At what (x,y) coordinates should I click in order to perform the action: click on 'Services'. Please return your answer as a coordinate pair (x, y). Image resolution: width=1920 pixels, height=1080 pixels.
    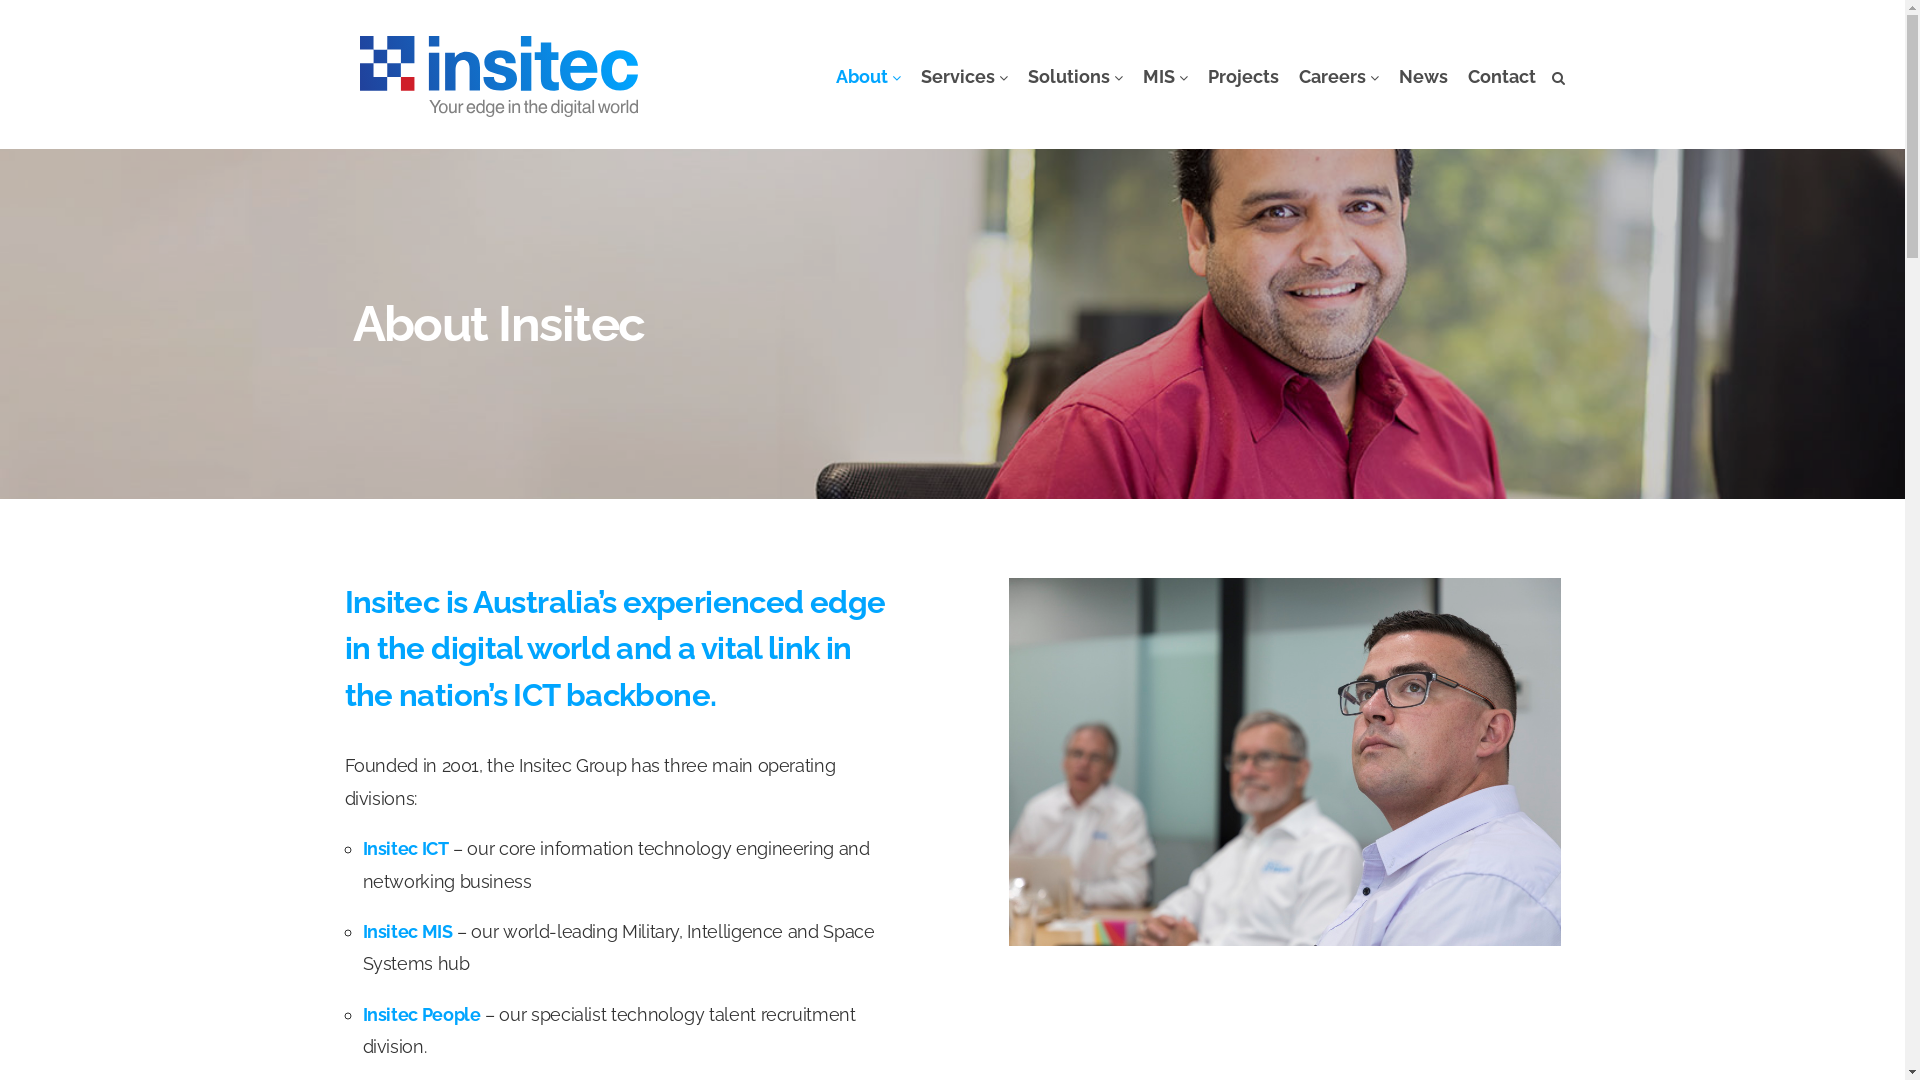
    Looking at the image, I should click on (963, 76).